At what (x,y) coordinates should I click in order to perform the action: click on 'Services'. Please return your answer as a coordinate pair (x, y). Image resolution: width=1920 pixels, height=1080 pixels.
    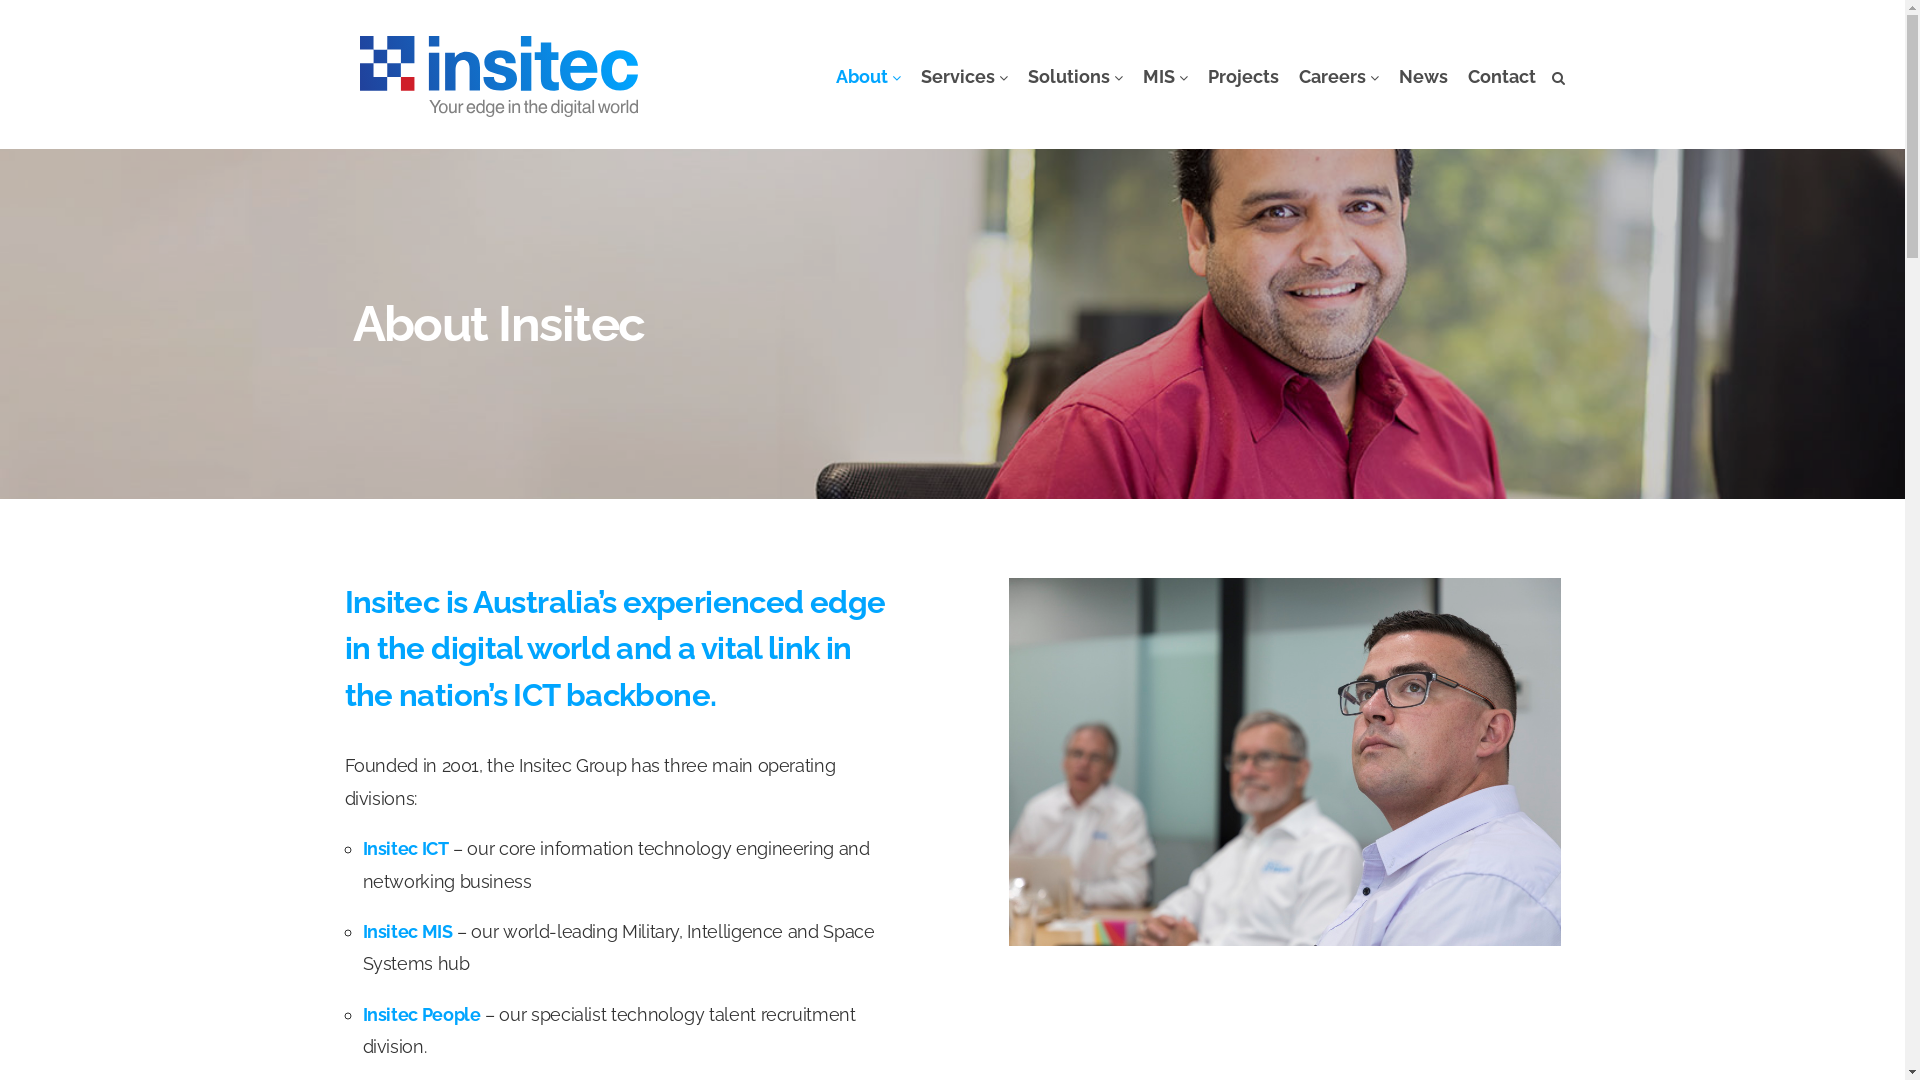
    Looking at the image, I should click on (963, 76).